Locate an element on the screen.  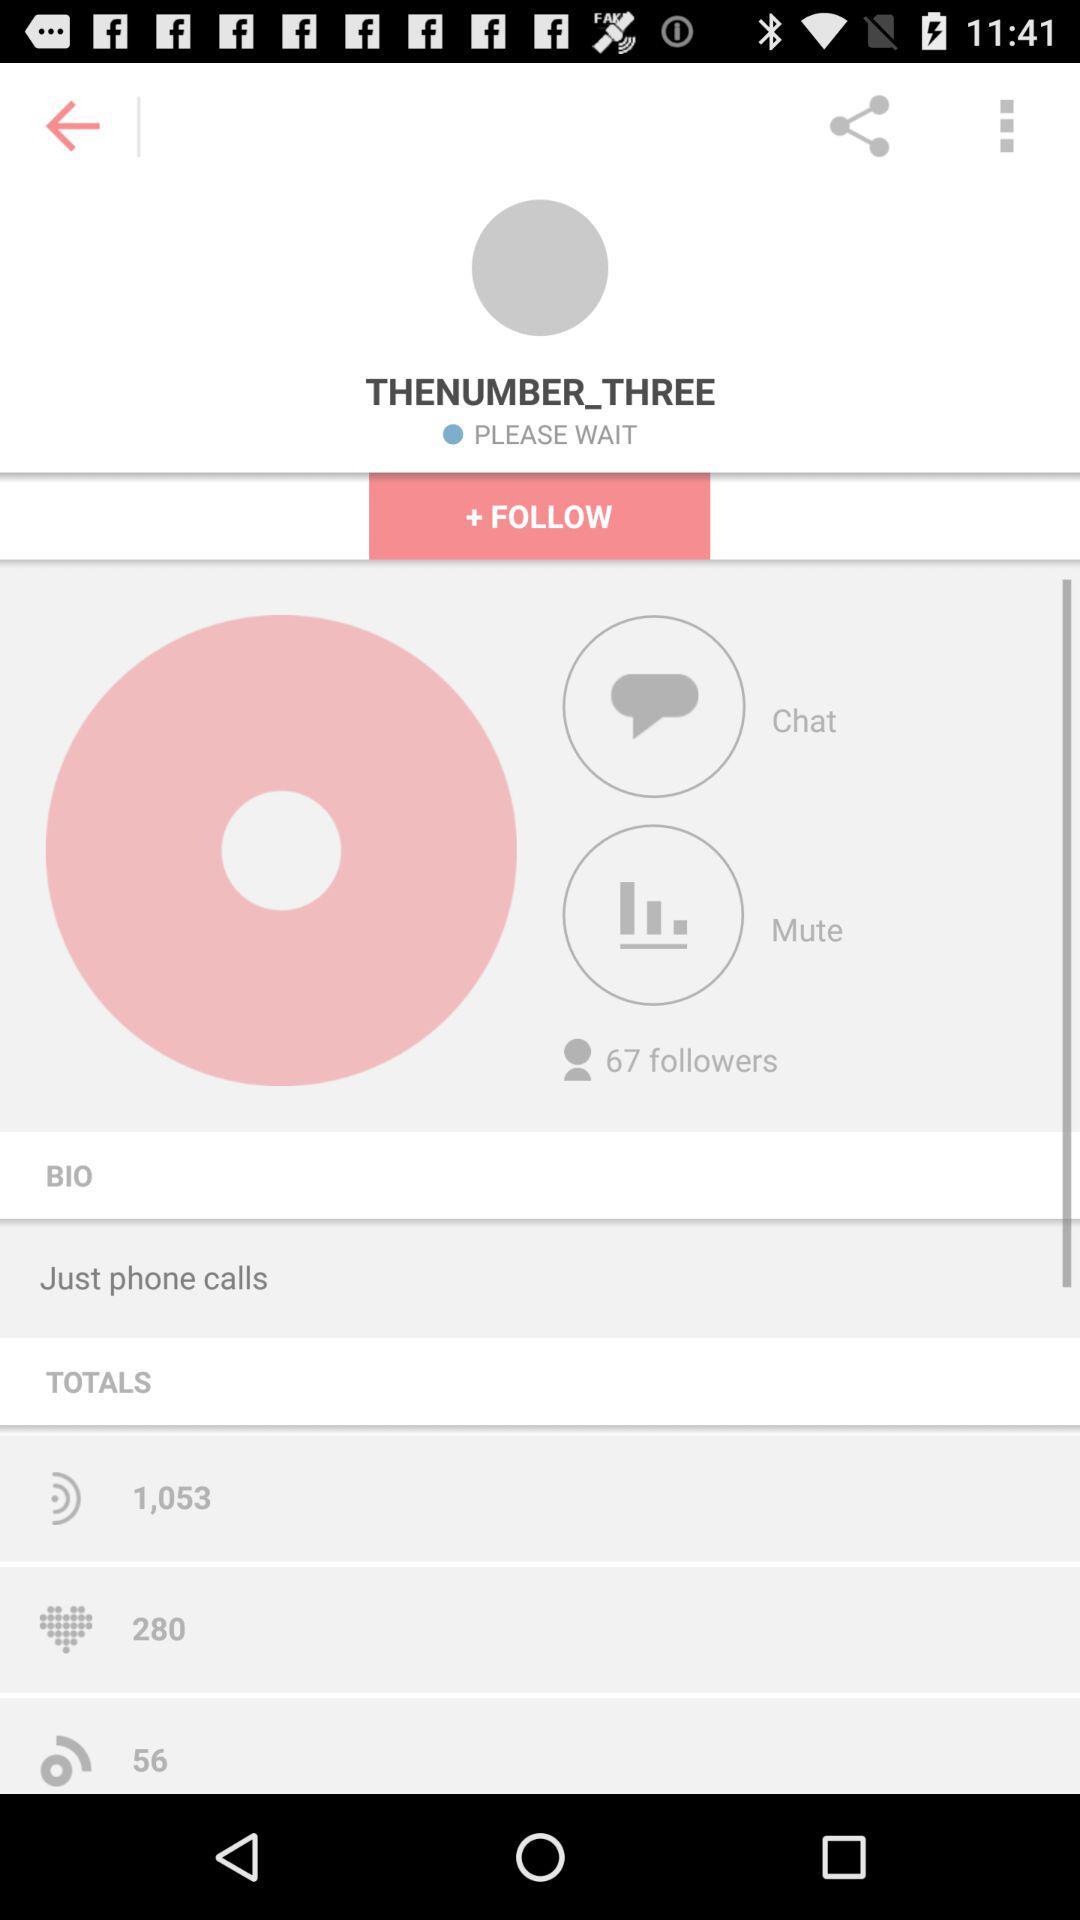
the three dots button on the top right corner of the web page is located at coordinates (1006, 124).